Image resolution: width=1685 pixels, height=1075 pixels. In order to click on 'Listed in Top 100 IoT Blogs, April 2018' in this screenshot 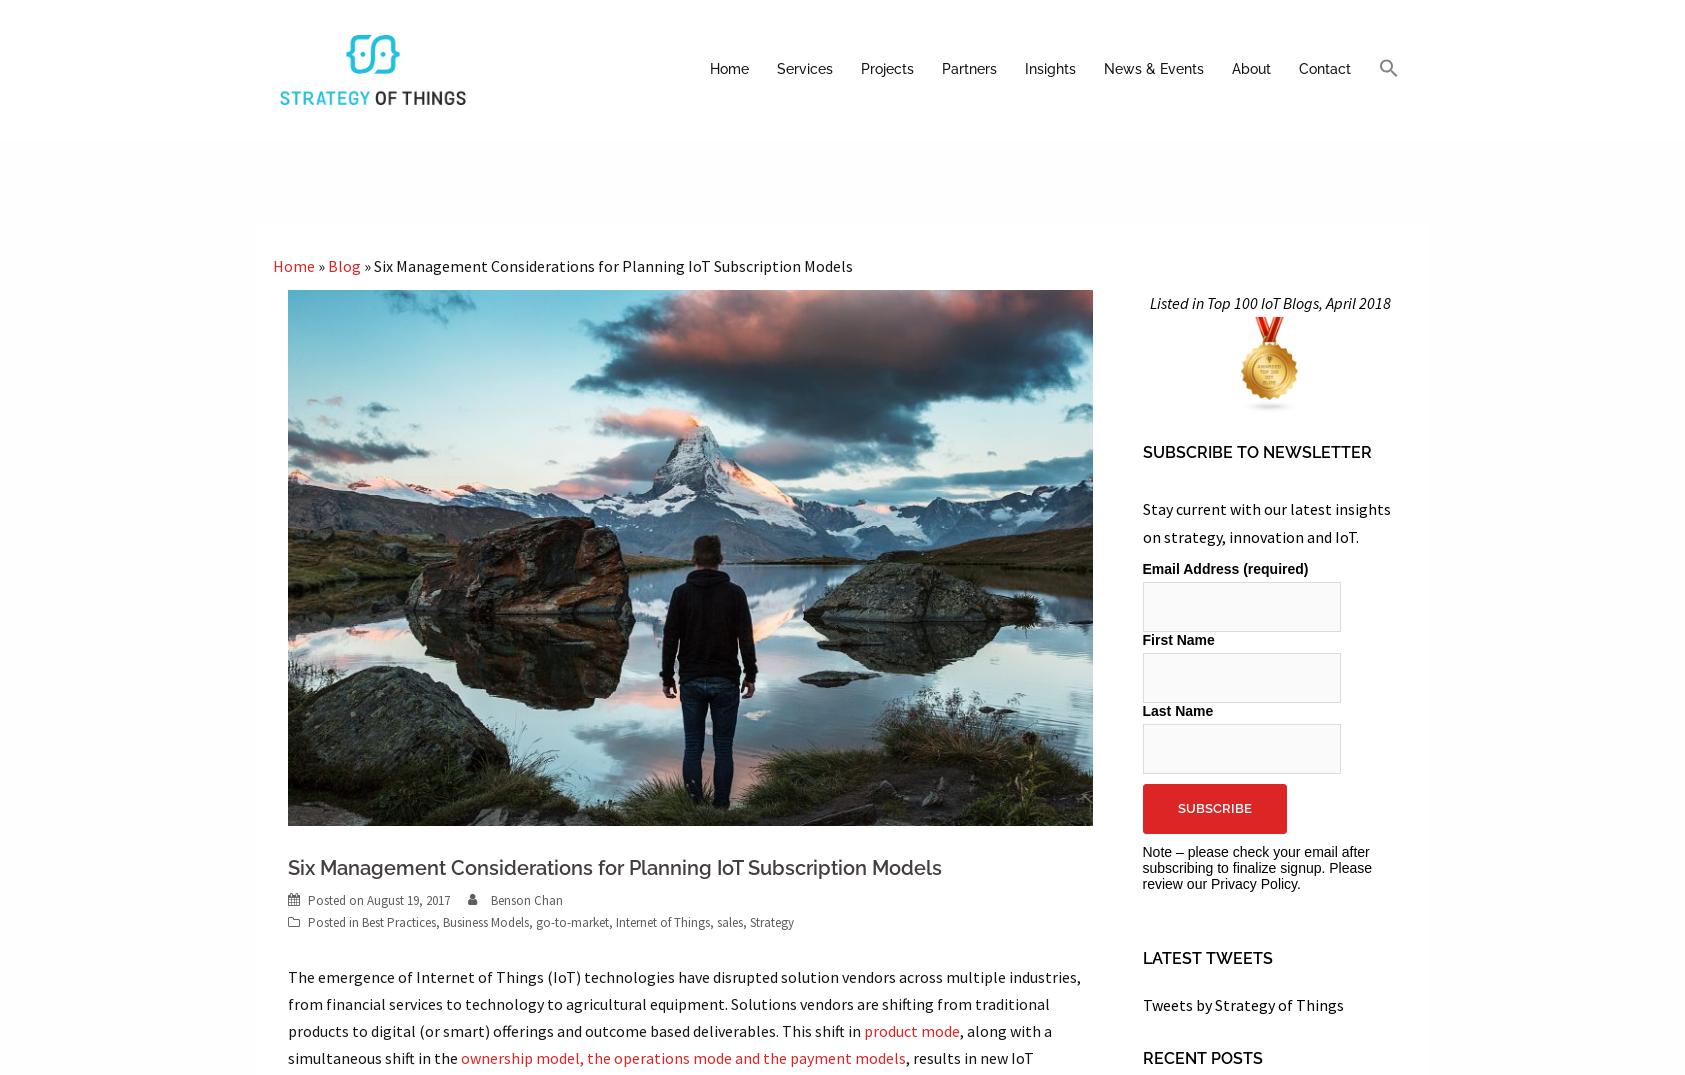, I will do `click(1148, 302)`.